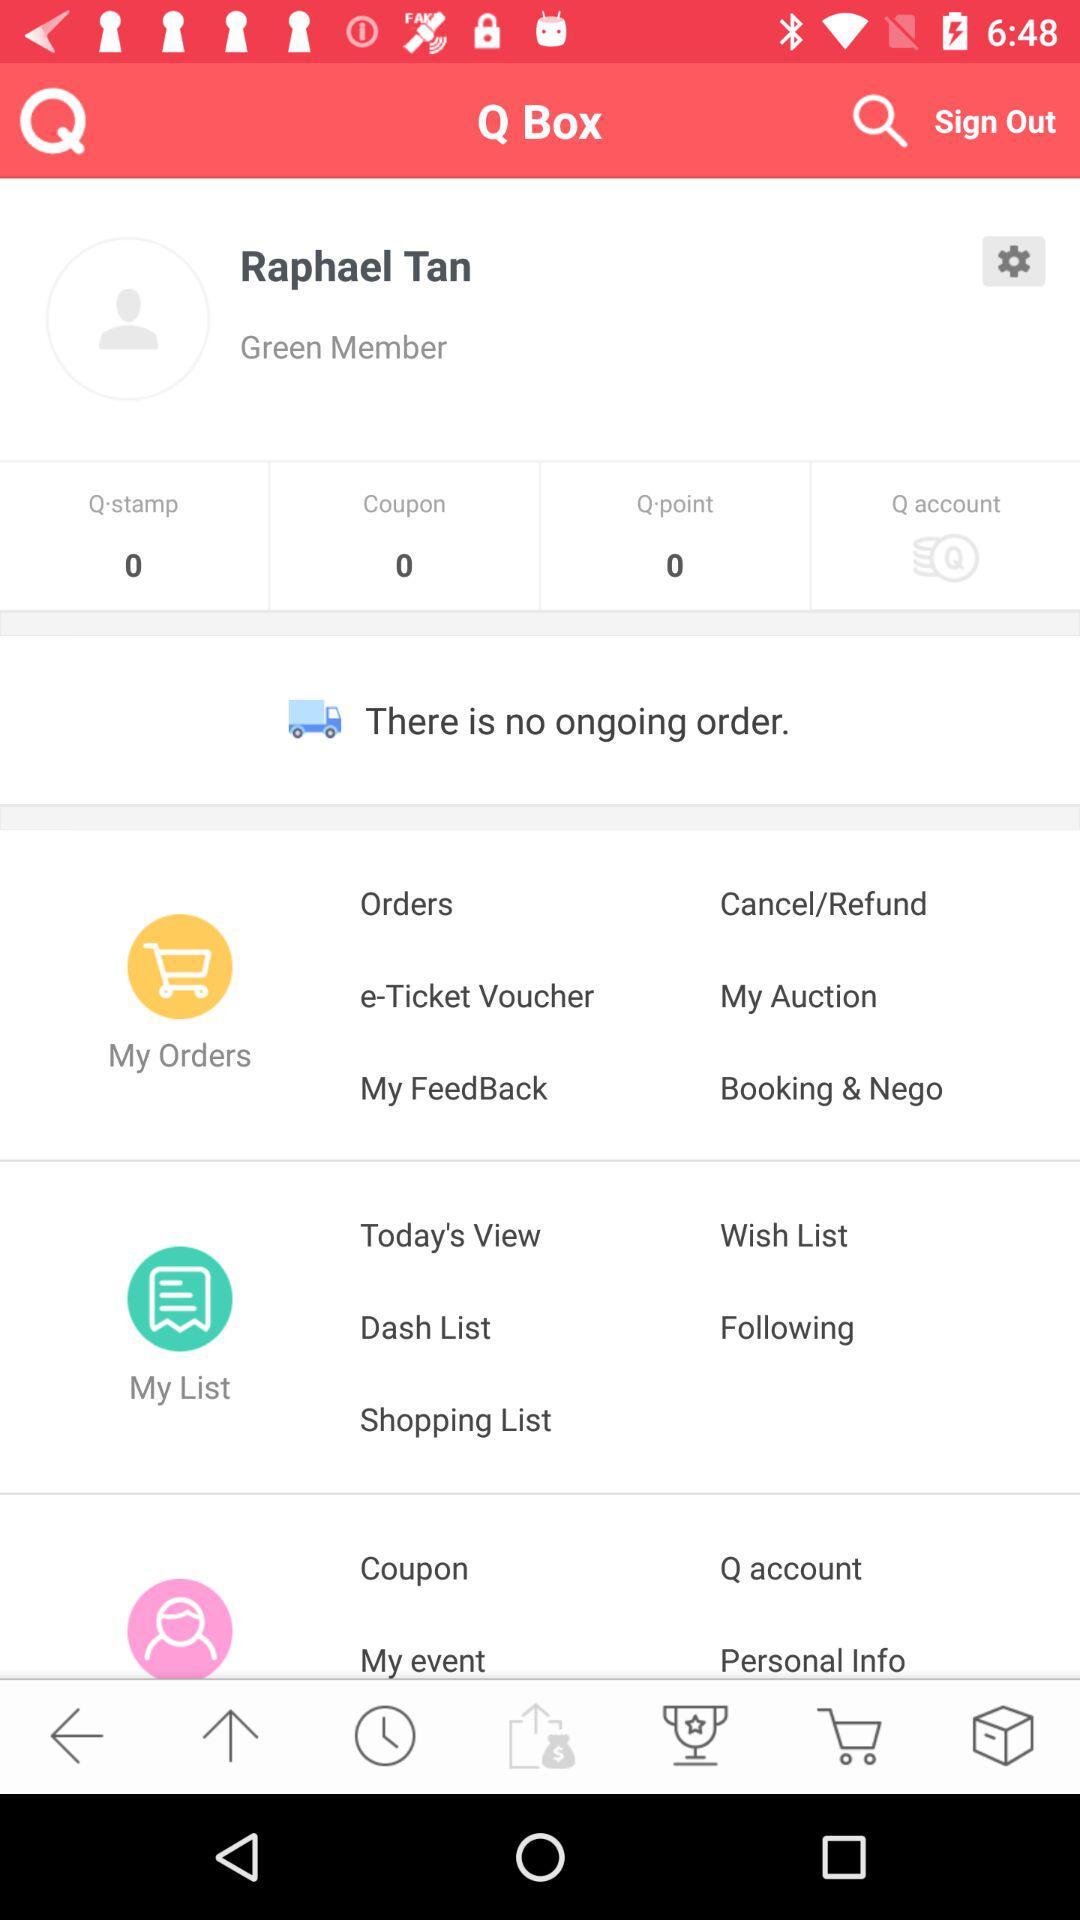 The width and height of the screenshot is (1080, 1920). I want to click on the item below the personal info, so click(848, 1734).